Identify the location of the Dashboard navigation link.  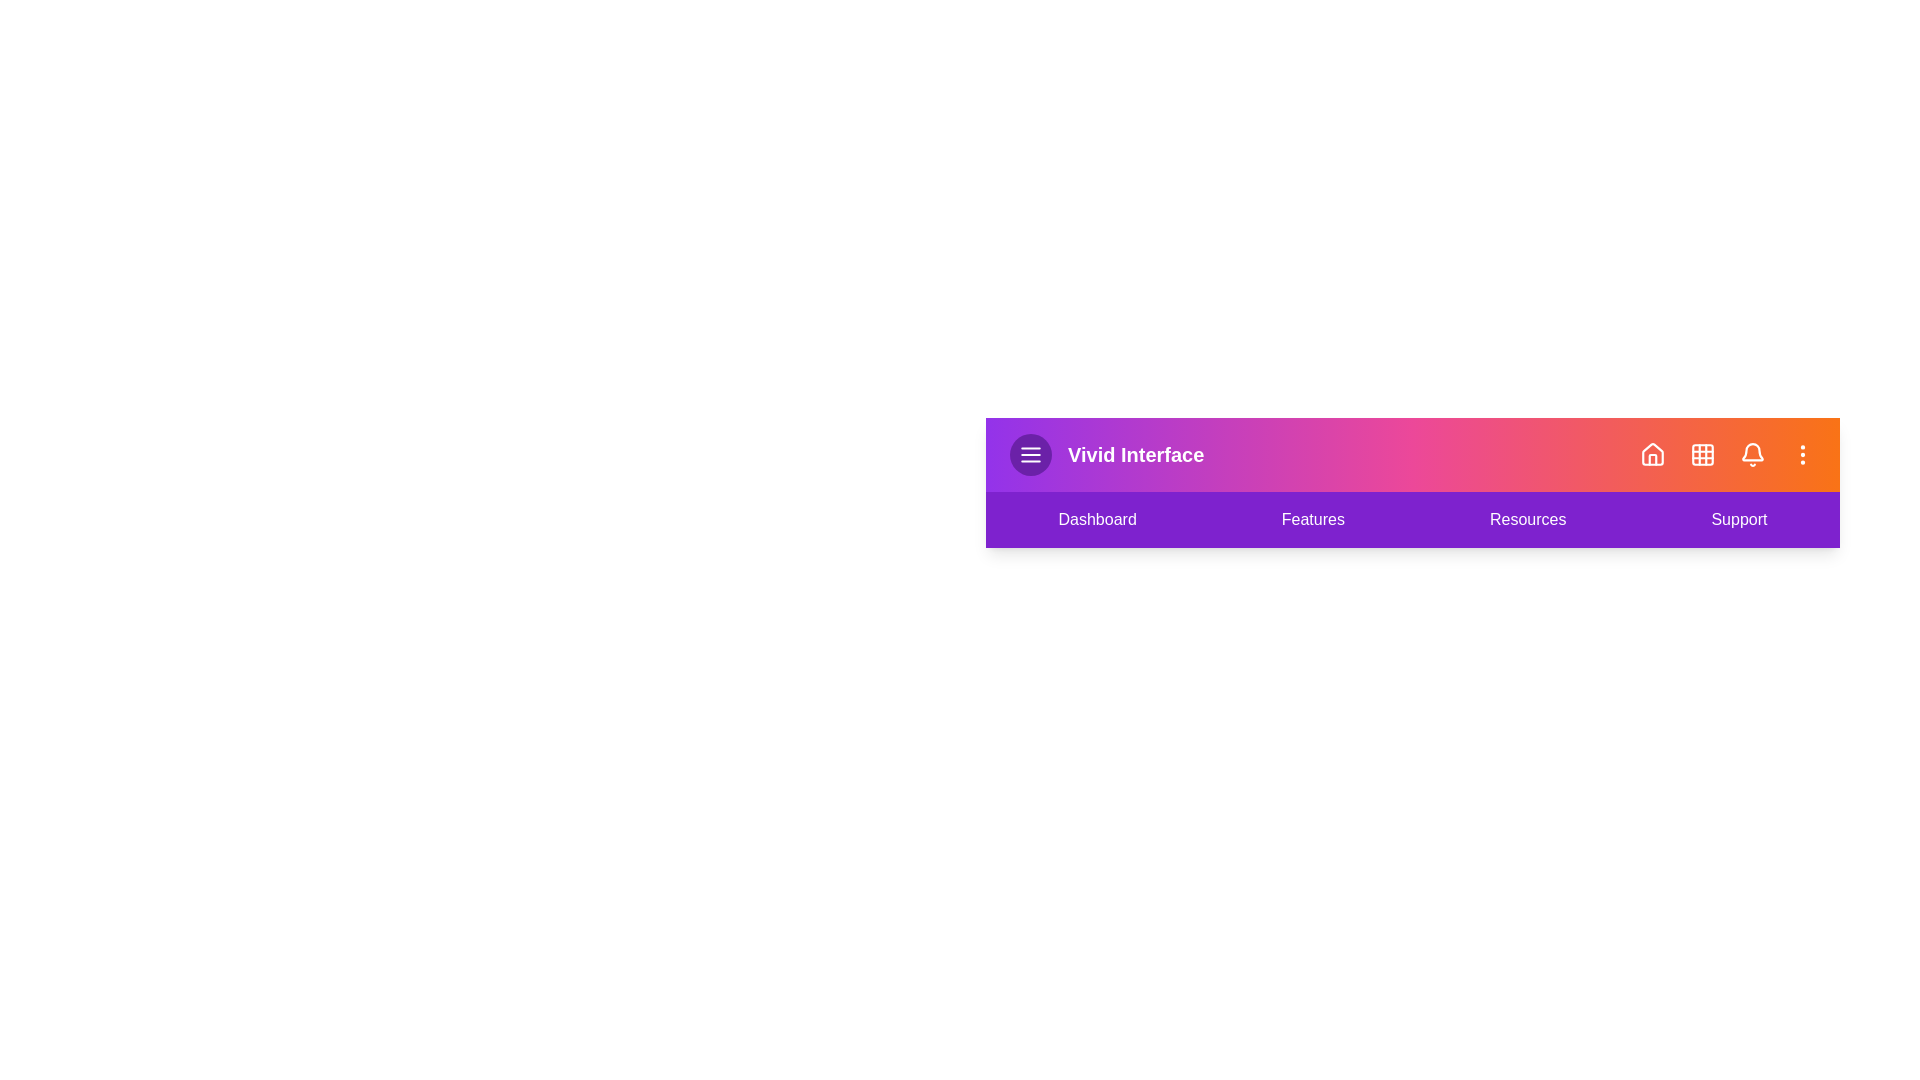
(1096, 519).